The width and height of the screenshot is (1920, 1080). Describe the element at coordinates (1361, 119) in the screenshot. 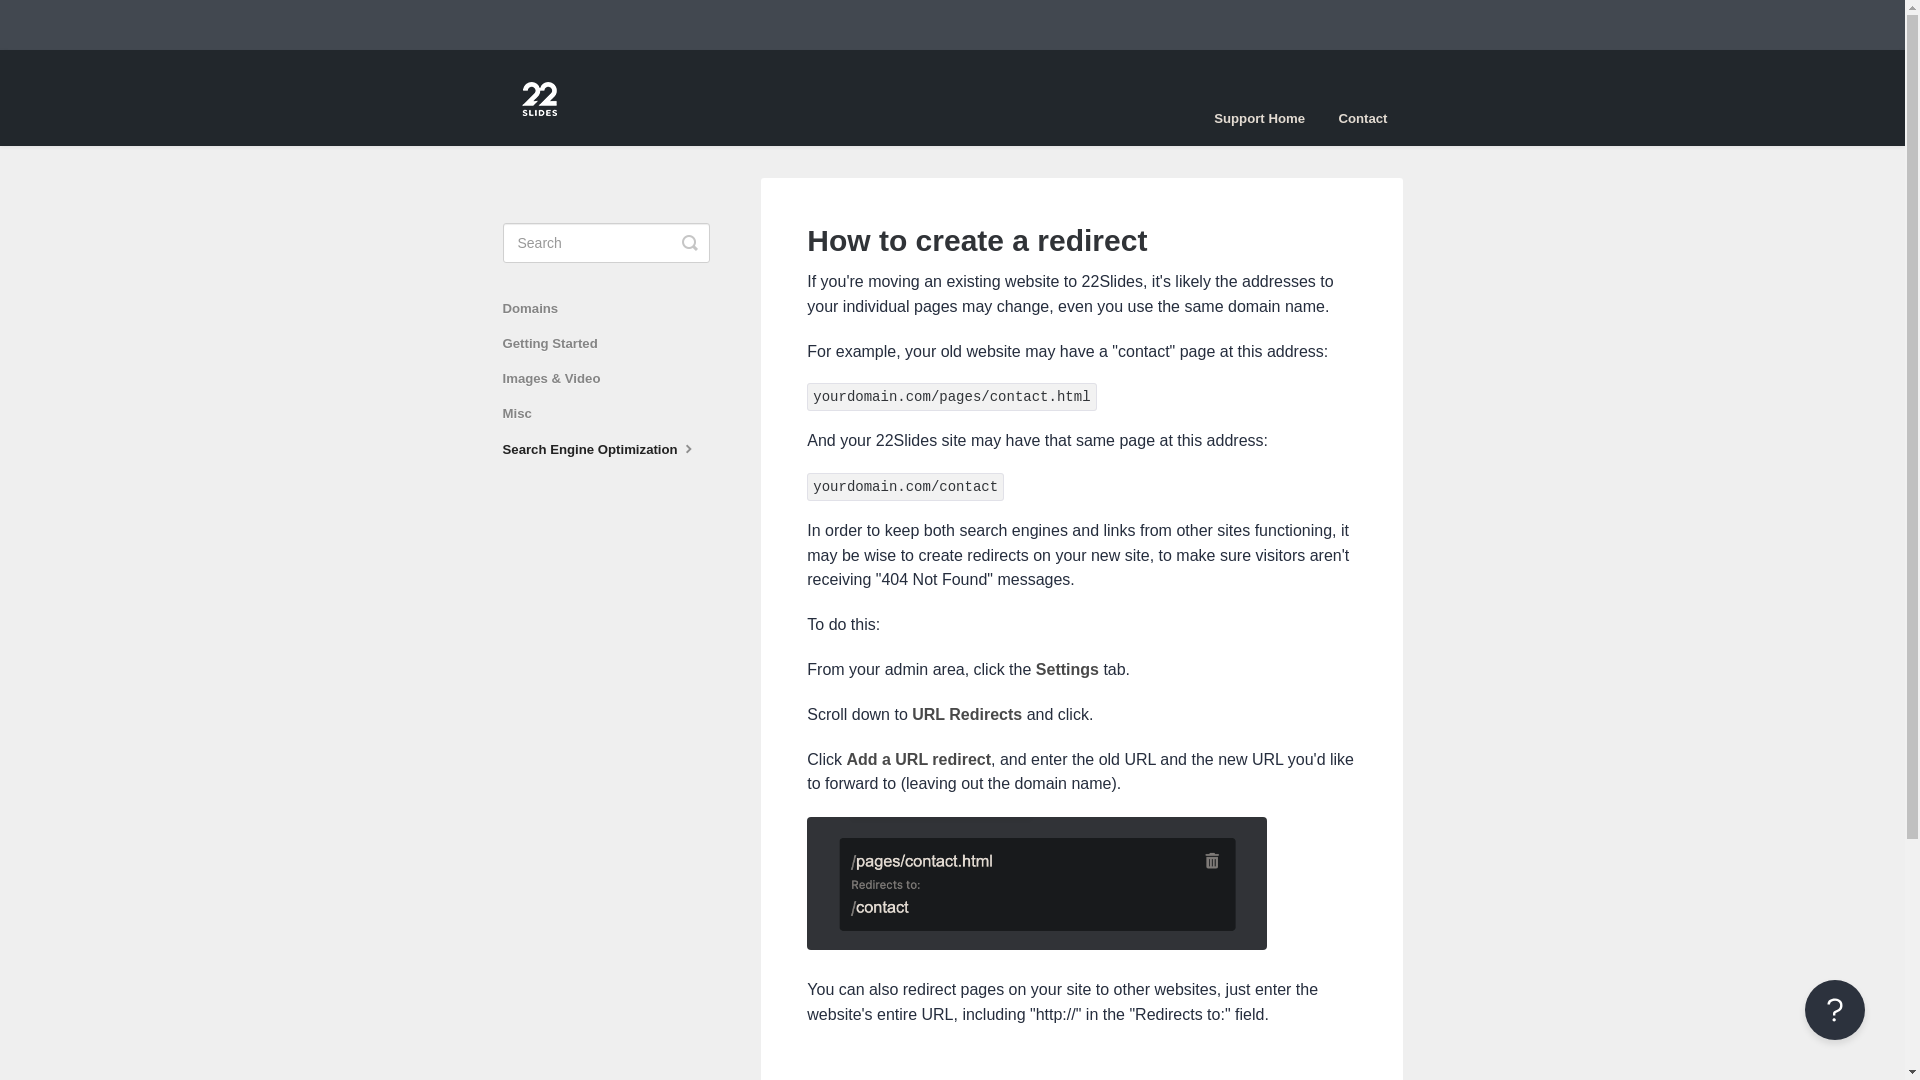

I see `'Contact'` at that location.